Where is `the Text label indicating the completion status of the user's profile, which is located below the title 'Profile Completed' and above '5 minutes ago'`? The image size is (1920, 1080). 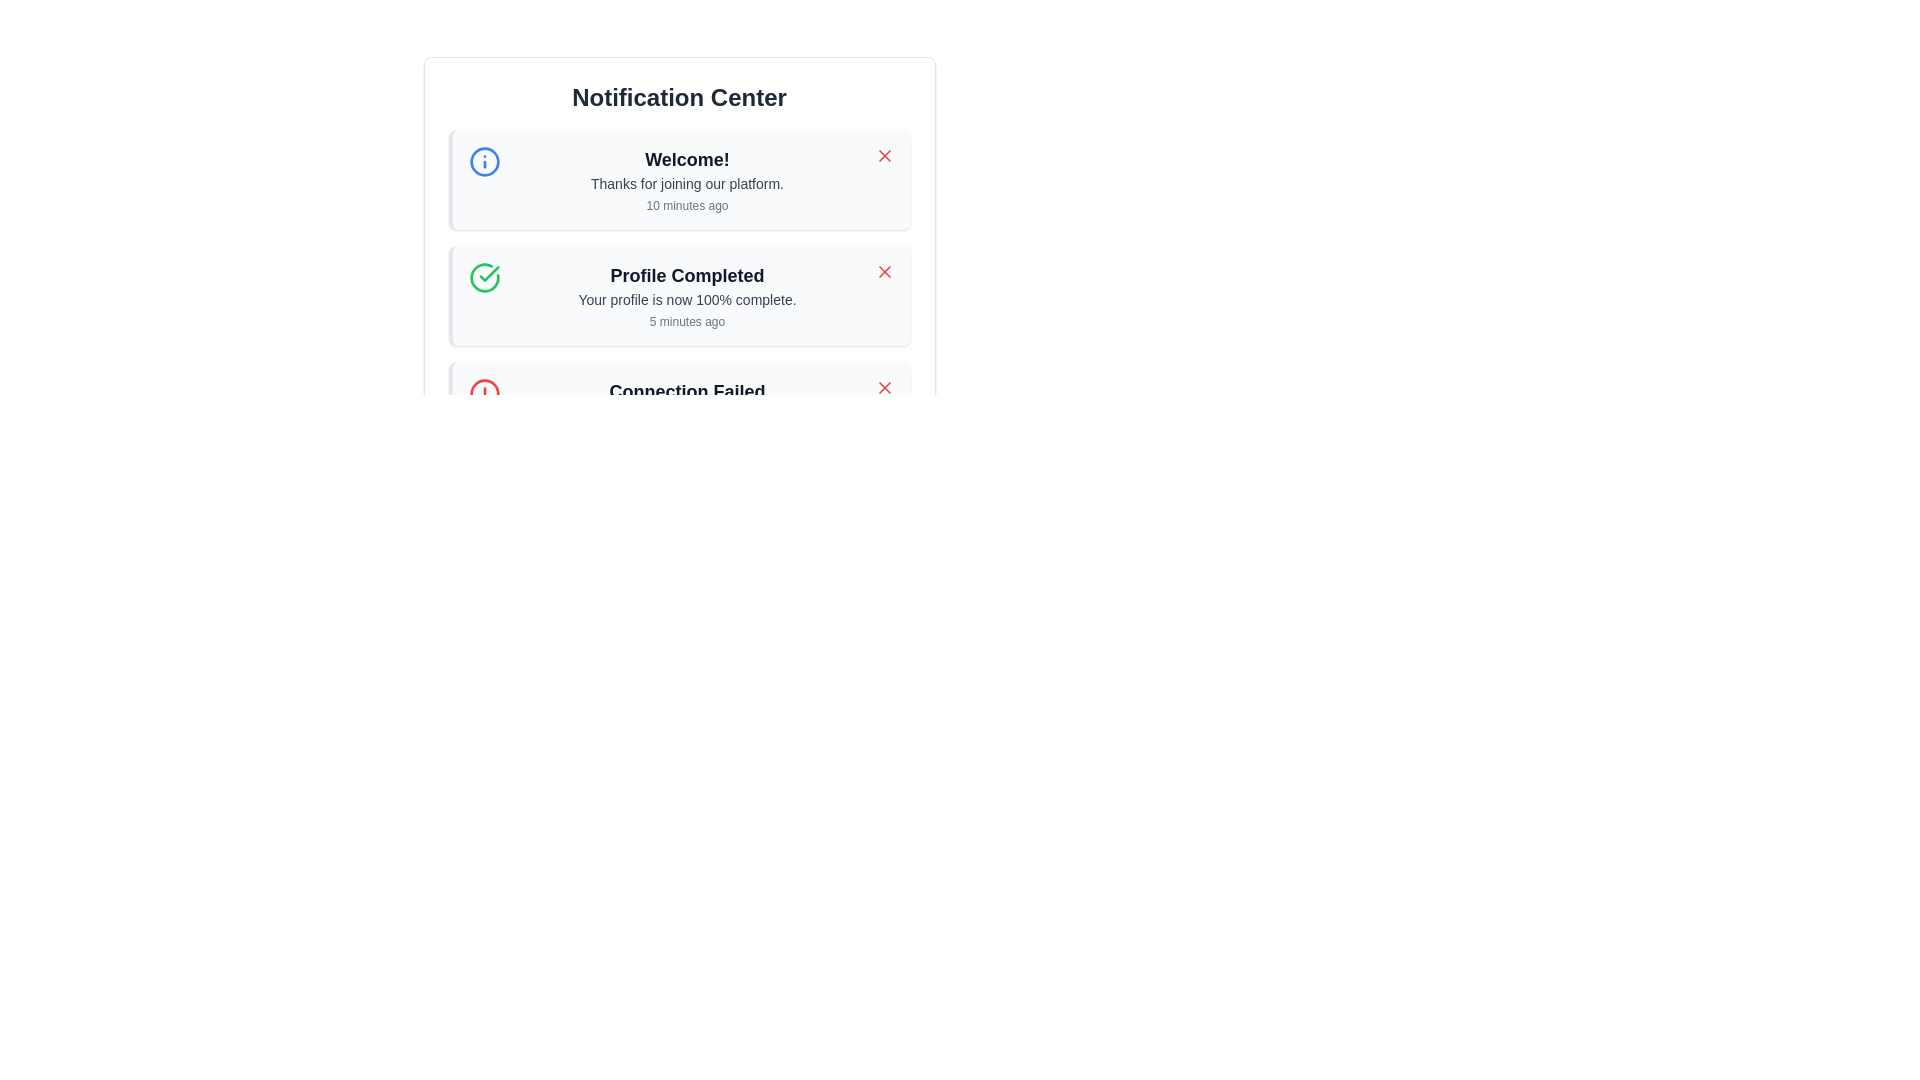 the Text label indicating the completion status of the user's profile, which is located below the title 'Profile Completed' and above '5 minutes ago' is located at coordinates (687, 300).